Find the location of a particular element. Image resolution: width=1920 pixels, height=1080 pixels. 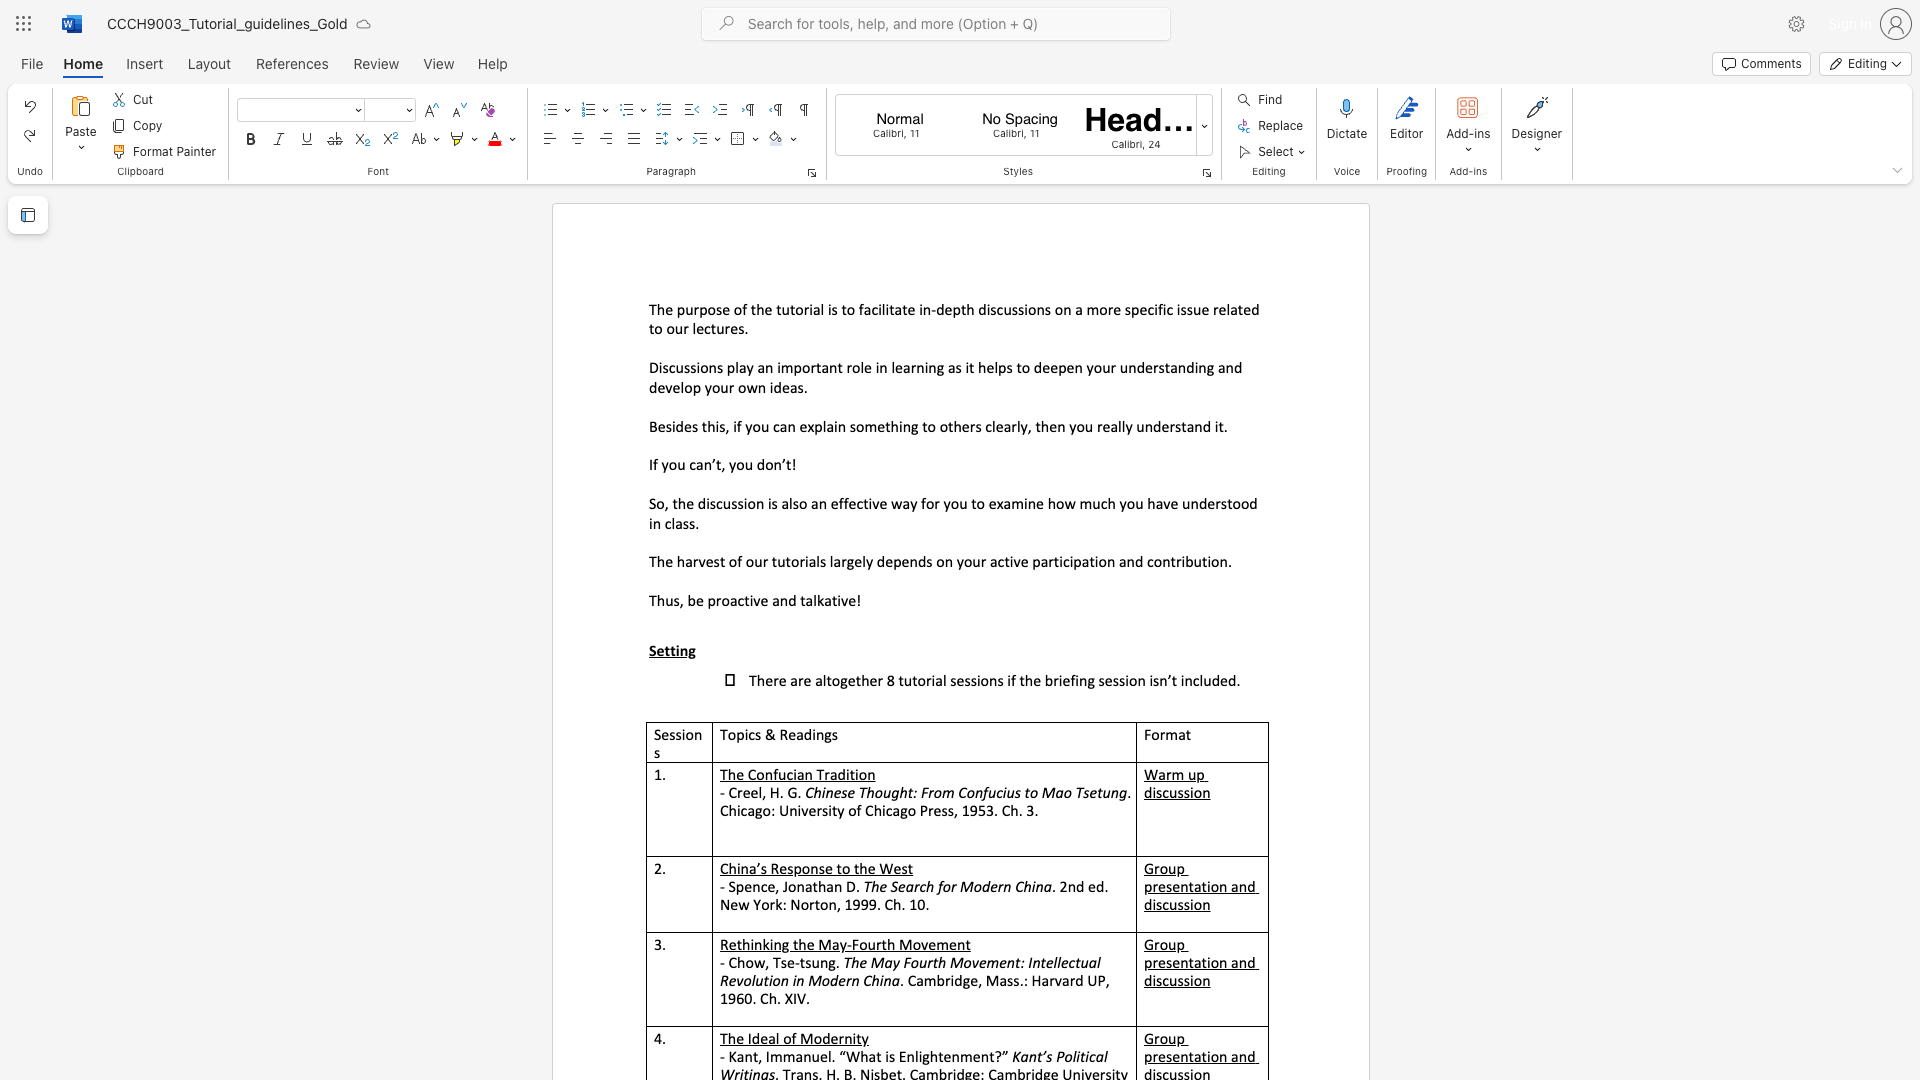

the space between the continuous character "h" and "o" in the text is located at coordinates (1055, 502).